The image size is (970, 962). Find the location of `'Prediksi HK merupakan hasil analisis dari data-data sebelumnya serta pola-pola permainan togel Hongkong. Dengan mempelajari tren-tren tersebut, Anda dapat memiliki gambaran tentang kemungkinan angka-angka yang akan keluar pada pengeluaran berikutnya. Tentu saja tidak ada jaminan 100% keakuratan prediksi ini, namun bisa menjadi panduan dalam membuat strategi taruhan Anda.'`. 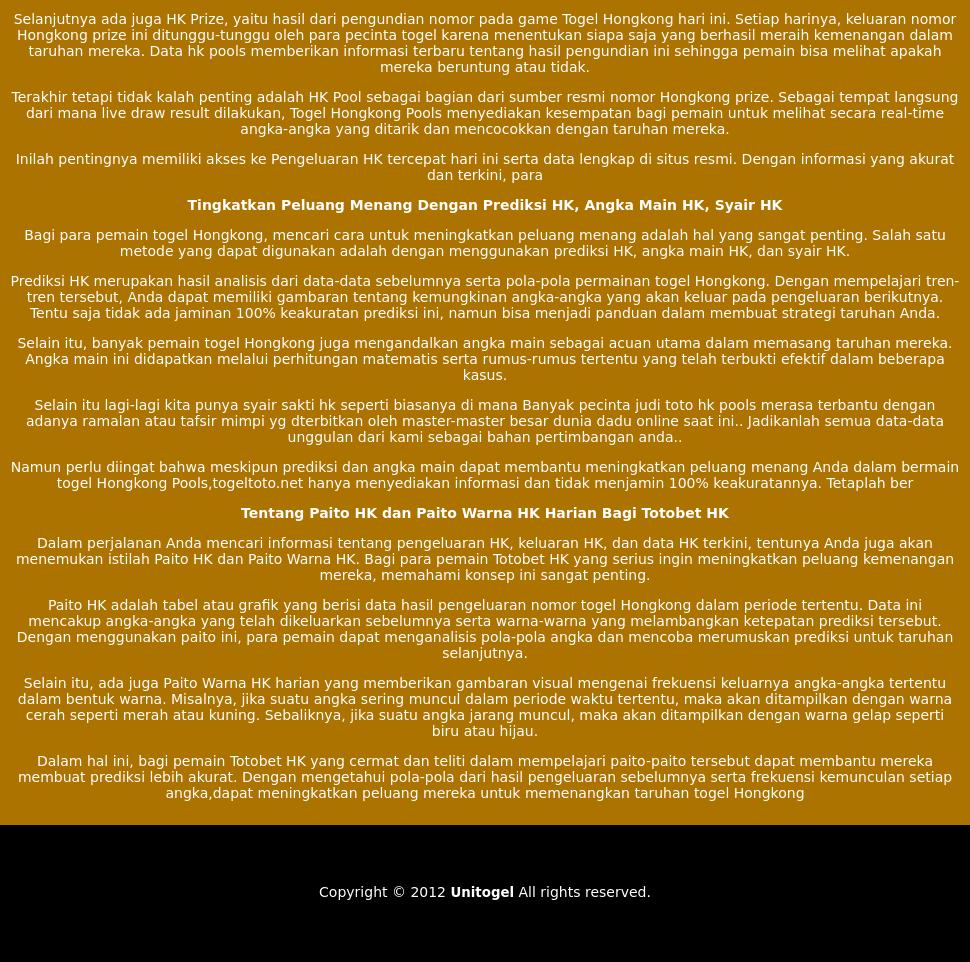

'Prediksi HK merupakan hasil analisis dari data-data sebelumnya serta pola-pola permainan togel Hongkong. Dengan mempelajari tren-tren tersebut, Anda dapat memiliki gambaran tentang kemungkinan angka-angka yang akan keluar pada pengeluaran berikutnya. Tentu saja tidak ada jaminan 100% keakuratan prediksi ini, namun bisa menjadi panduan dalam membuat strategi taruhan Anda.' is located at coordinates (483, 295).